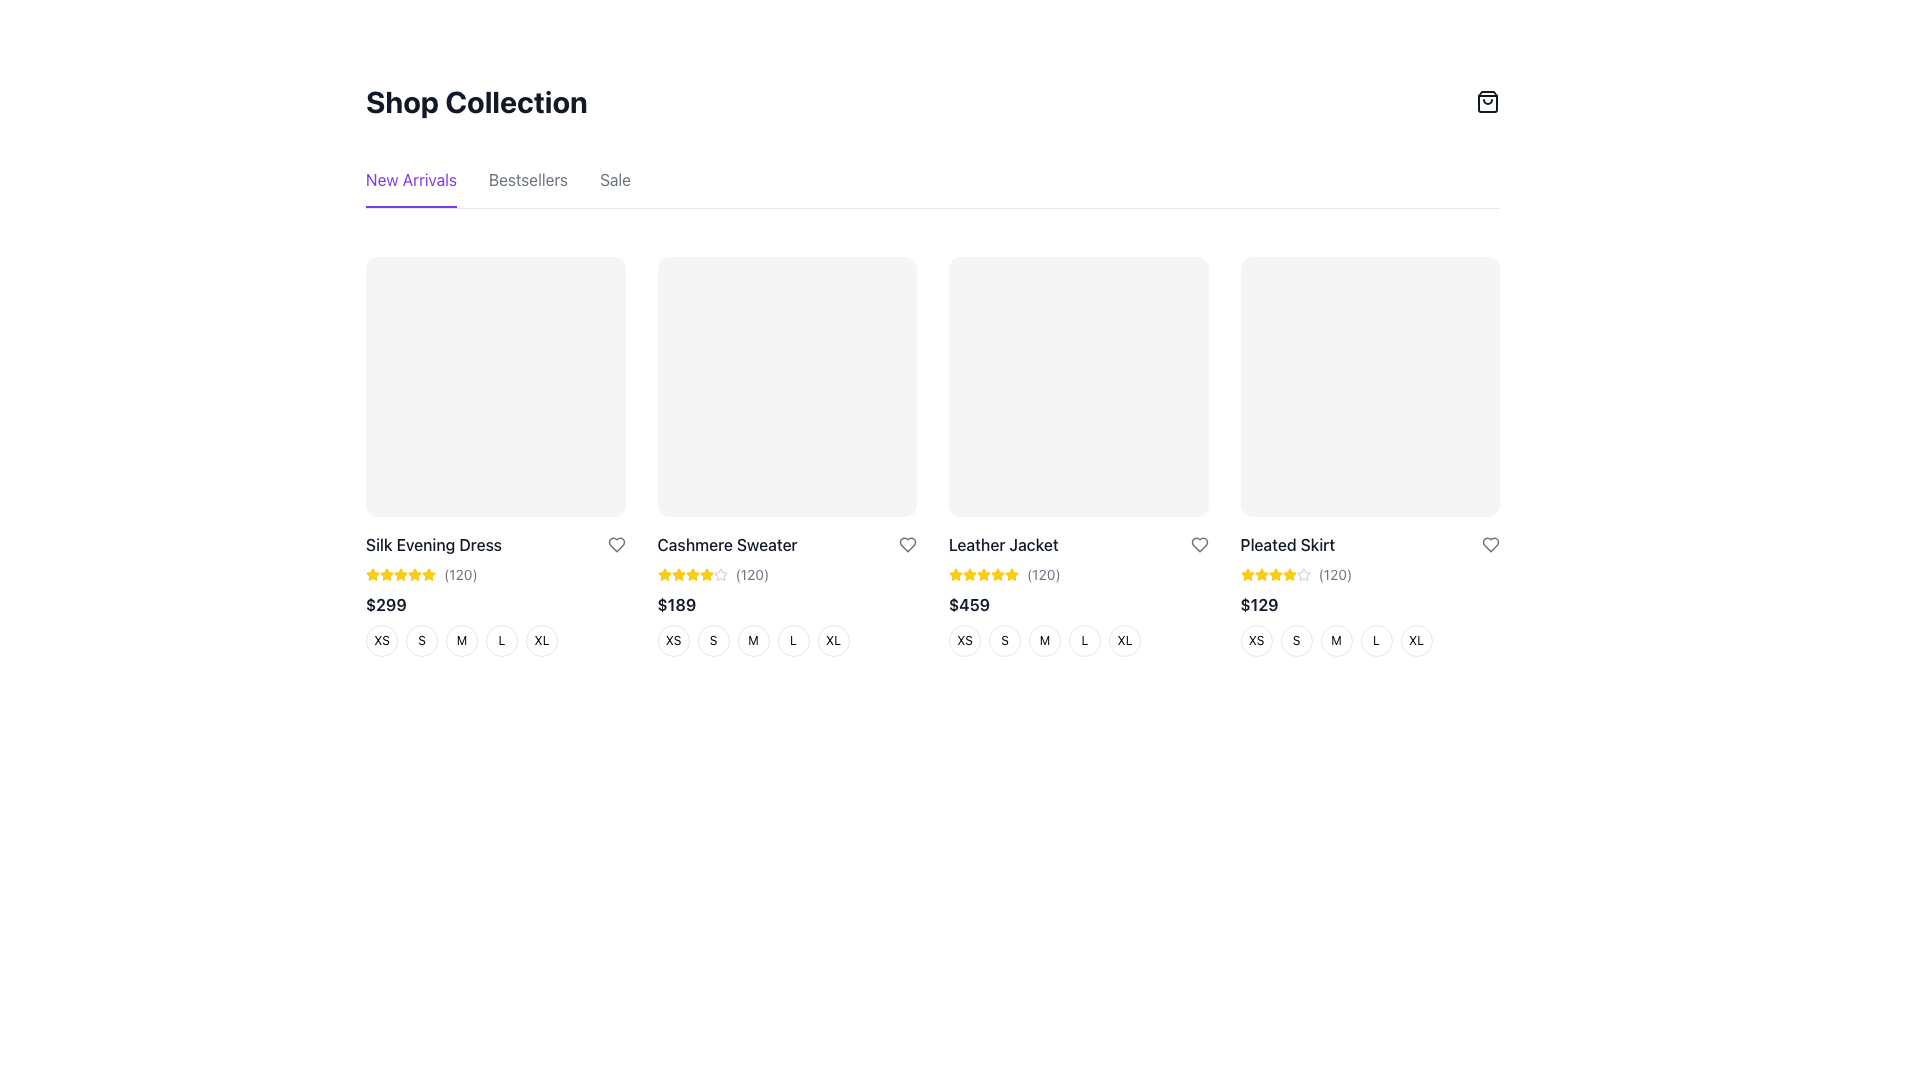 This screenshot has height=1080, width=1920. I want to click on the second yellow star icon in the rating system for the 'Silk Evening Dress' to interact with the rating functionality, so click(413, 574).